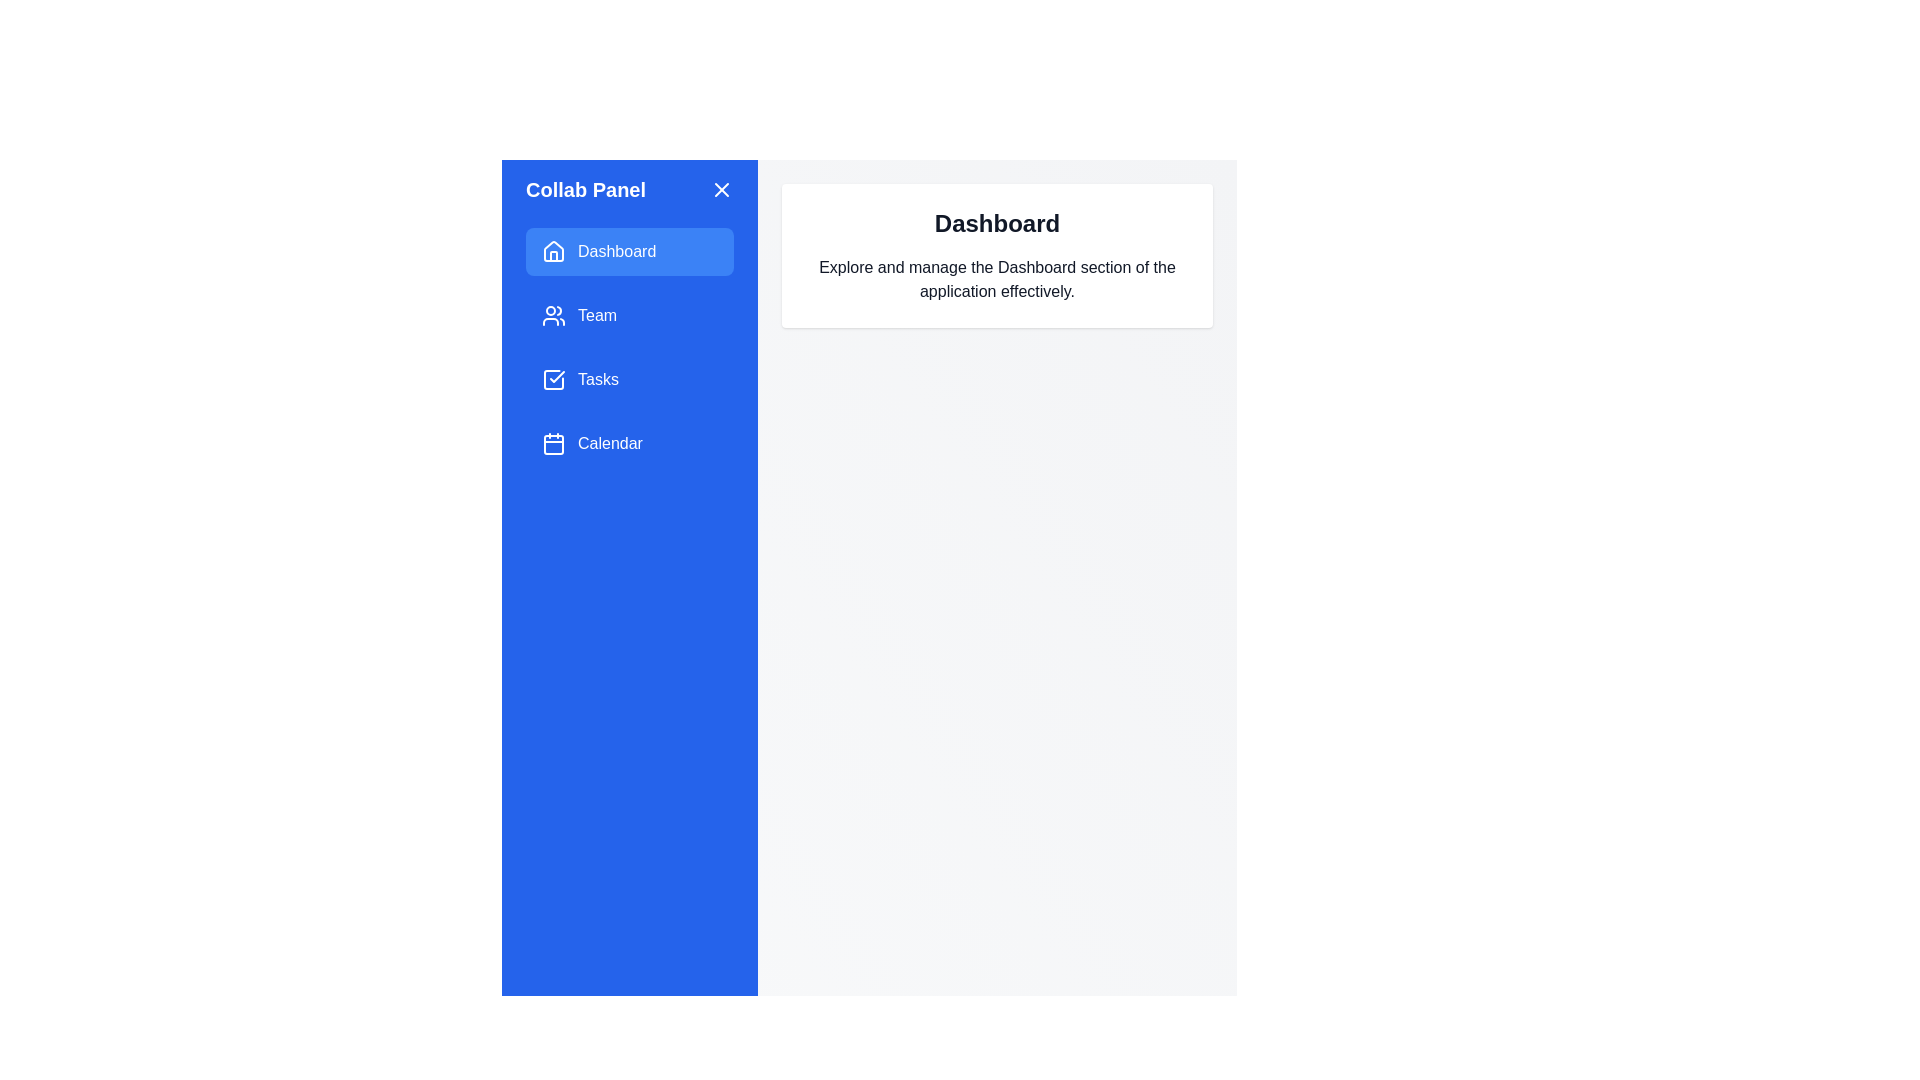 The width and height of the screenshot is (1920, 1080). Describe the element at coordinates (628, 250) in the screenshot. I see `the Dashboard option from the navigation menu` at that location.